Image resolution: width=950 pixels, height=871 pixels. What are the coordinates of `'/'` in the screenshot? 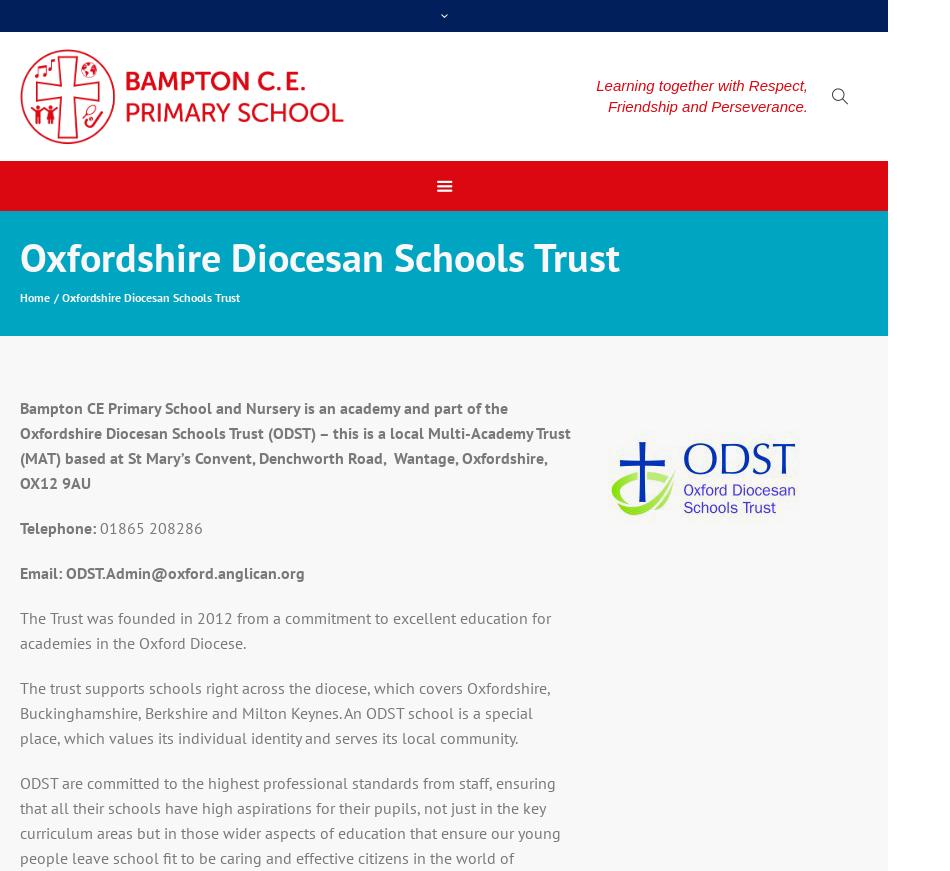 It's located at (58, 296).